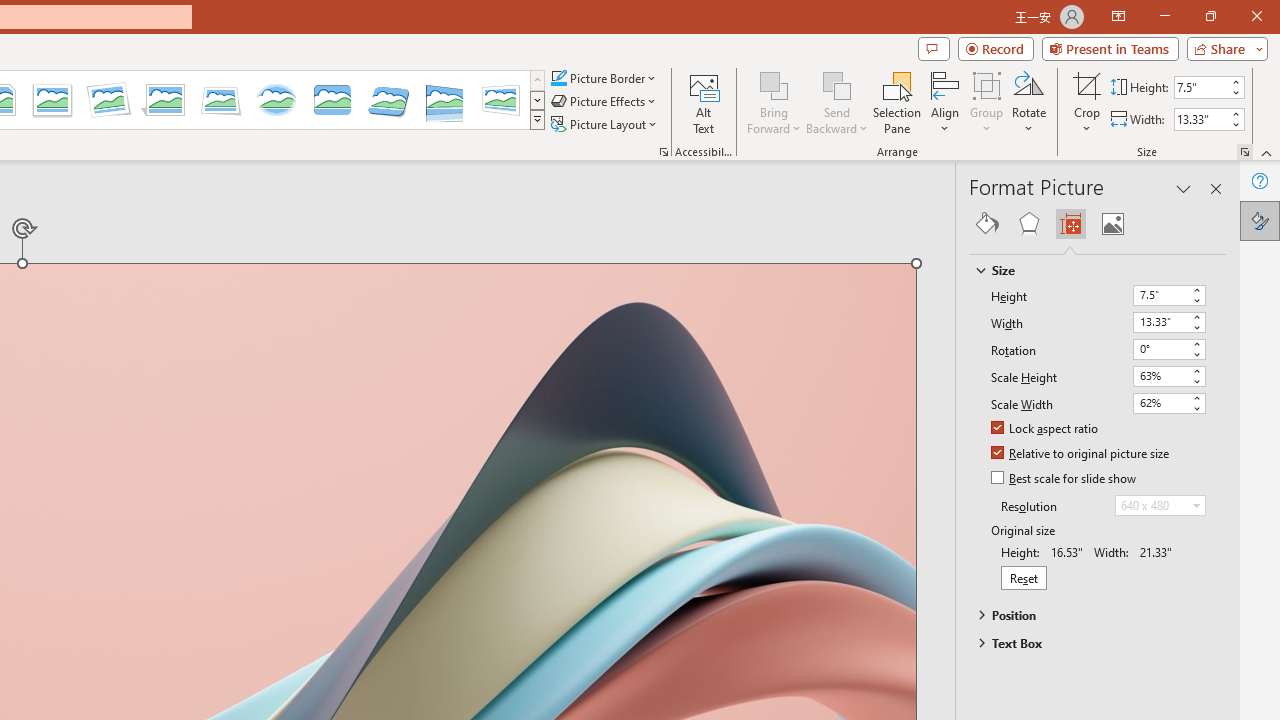  What do you see at coordinates (537, 120) in the screenshot?
I see `'Quick Styles'` at bounding box center [537, 120].